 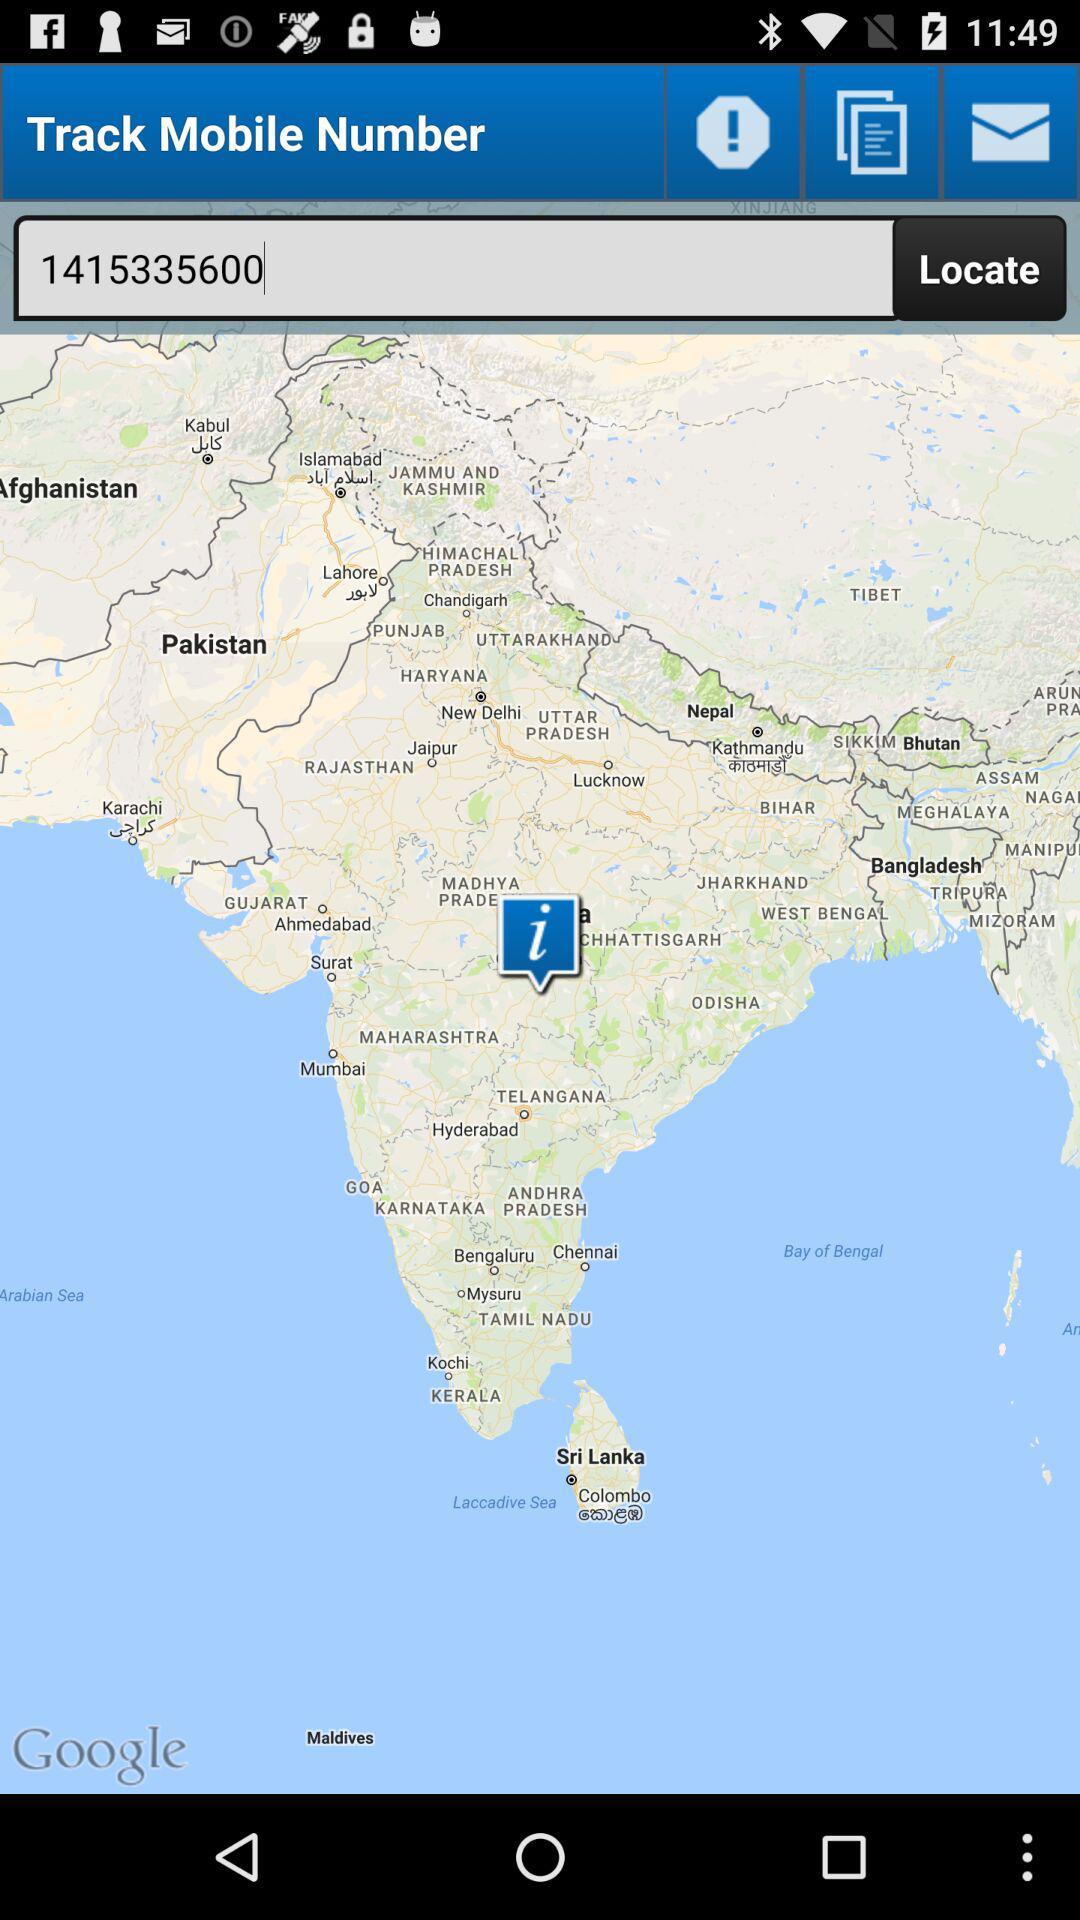 What do you see at coordinates (870, 131) in the screenshot?
I see `choose another screen` at bounding box center [870, 131].